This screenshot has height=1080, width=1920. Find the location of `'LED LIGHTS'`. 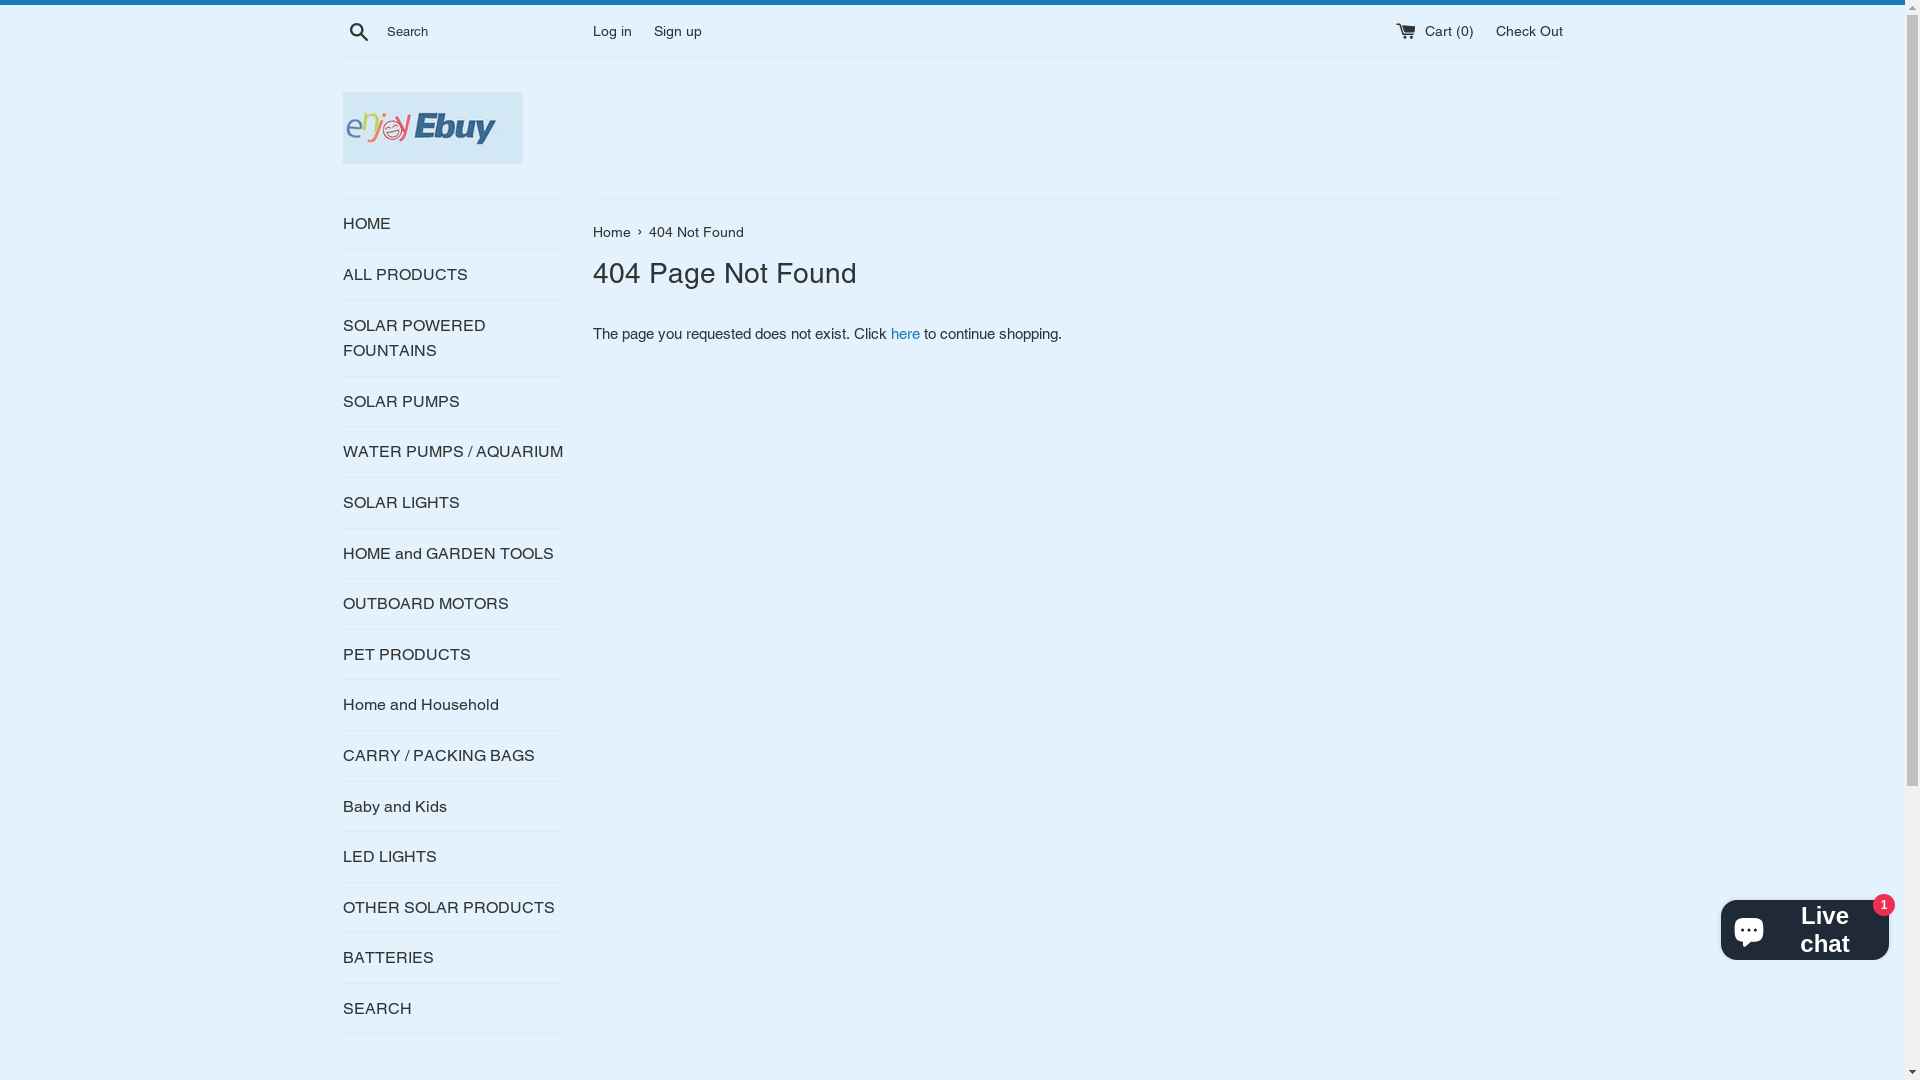

'LED LIGHTS' is located at coordinates (450, 855).